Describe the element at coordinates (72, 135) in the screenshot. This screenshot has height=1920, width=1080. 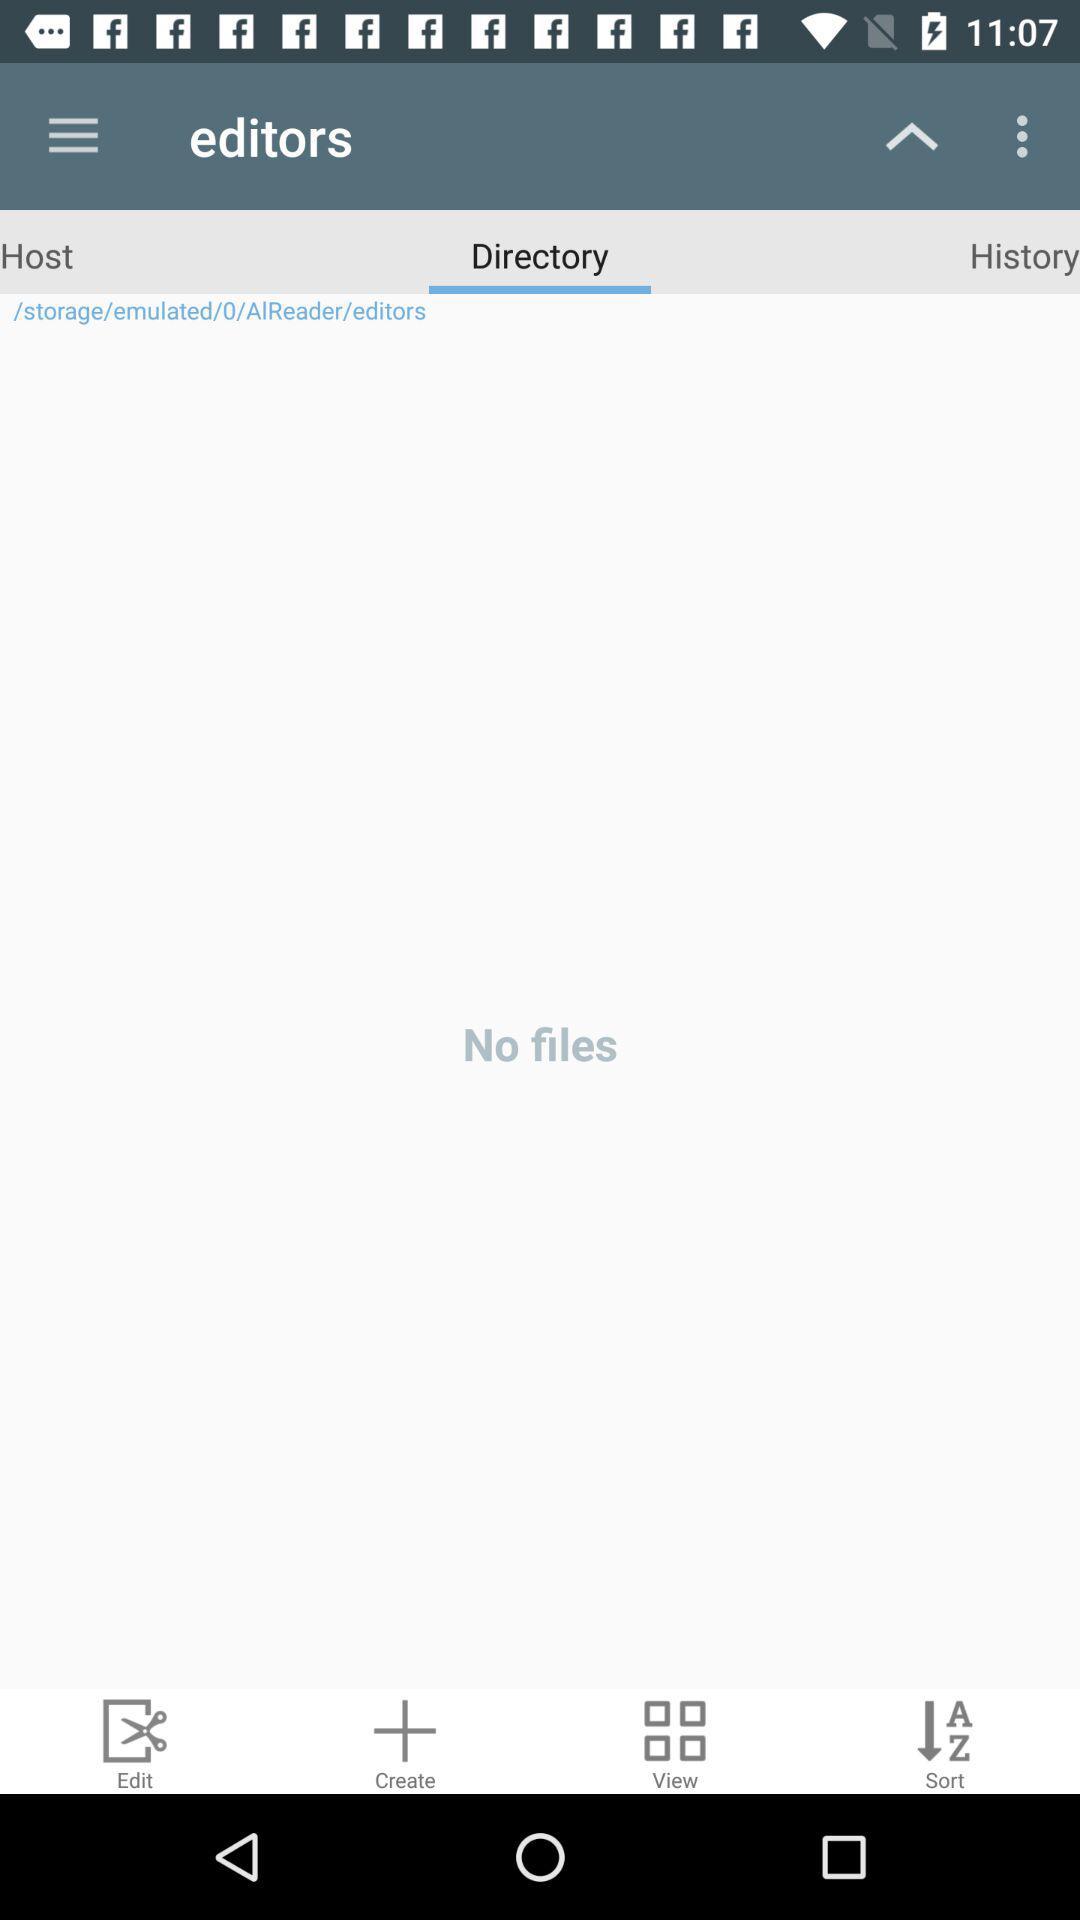
I see `icon above host` at that location.